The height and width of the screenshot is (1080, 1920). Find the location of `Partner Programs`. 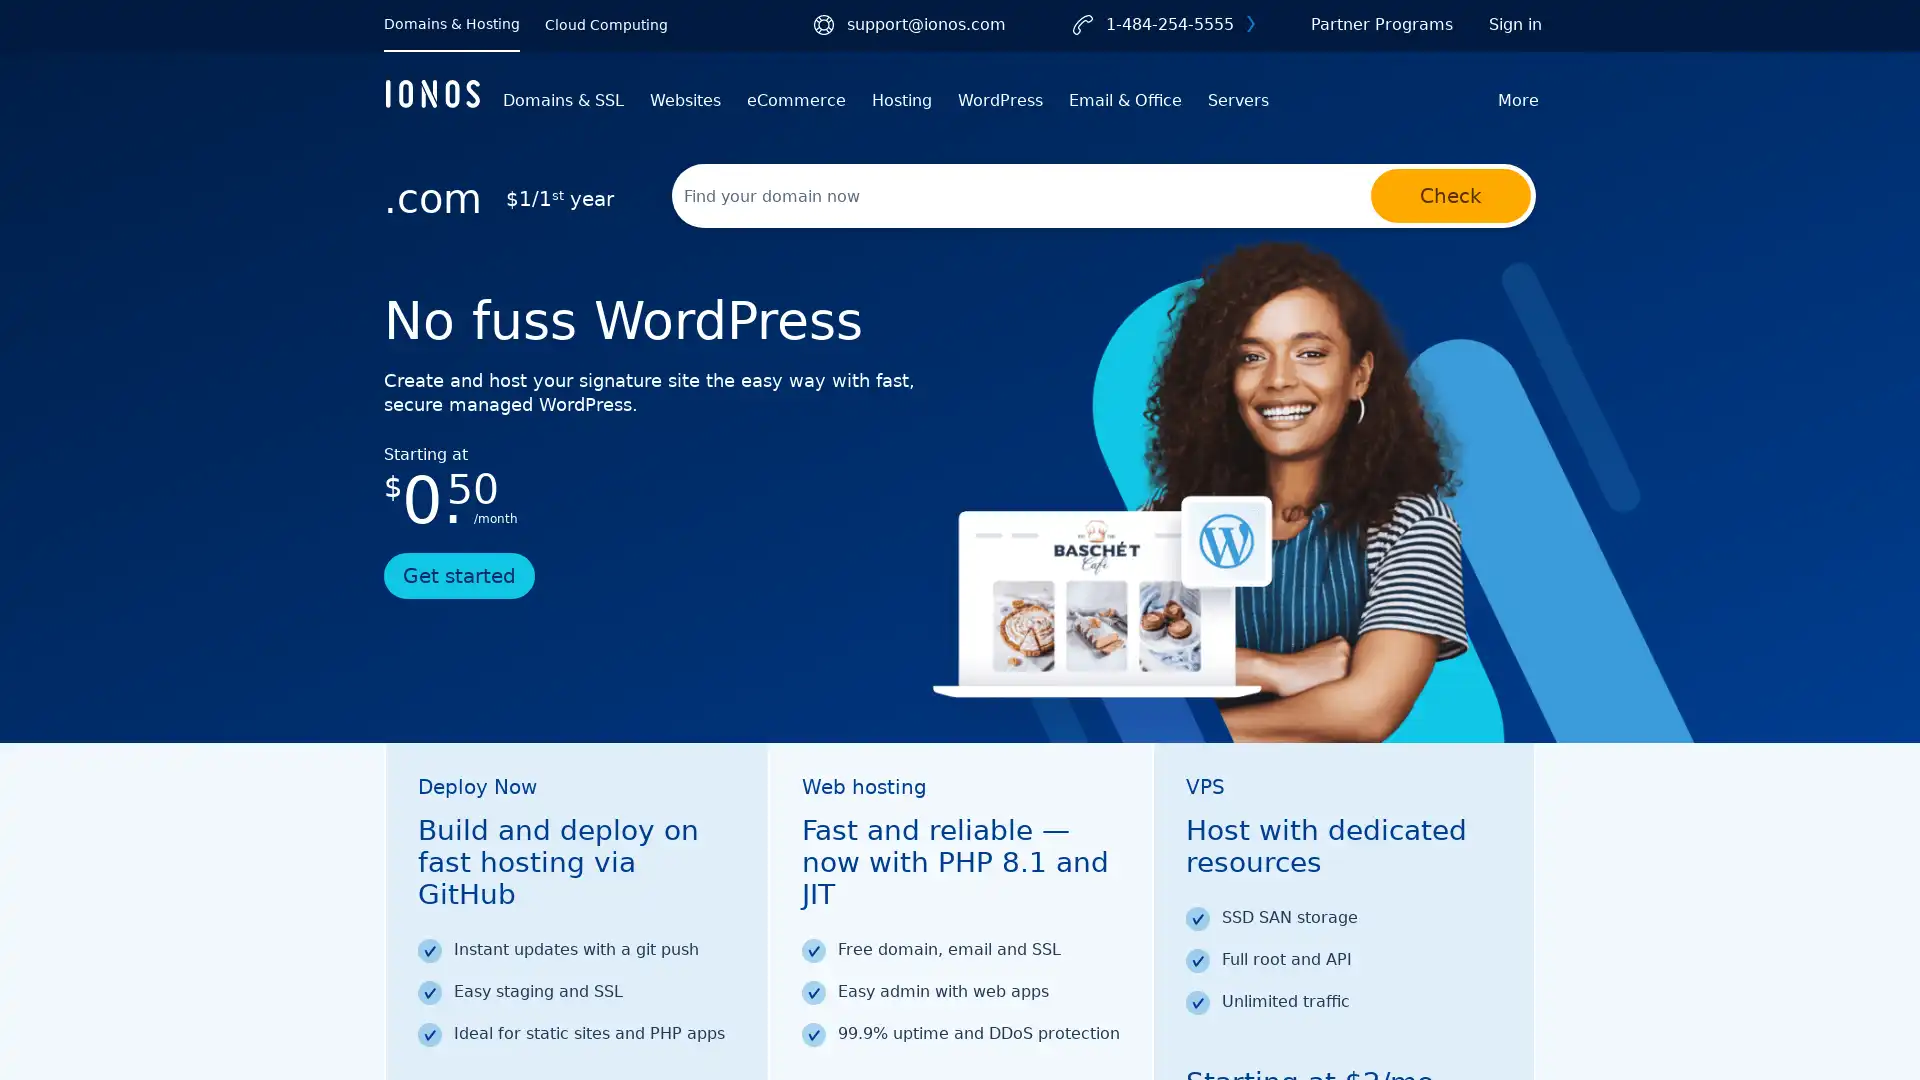

Partner Programs is located at coordinates (1381, 24).